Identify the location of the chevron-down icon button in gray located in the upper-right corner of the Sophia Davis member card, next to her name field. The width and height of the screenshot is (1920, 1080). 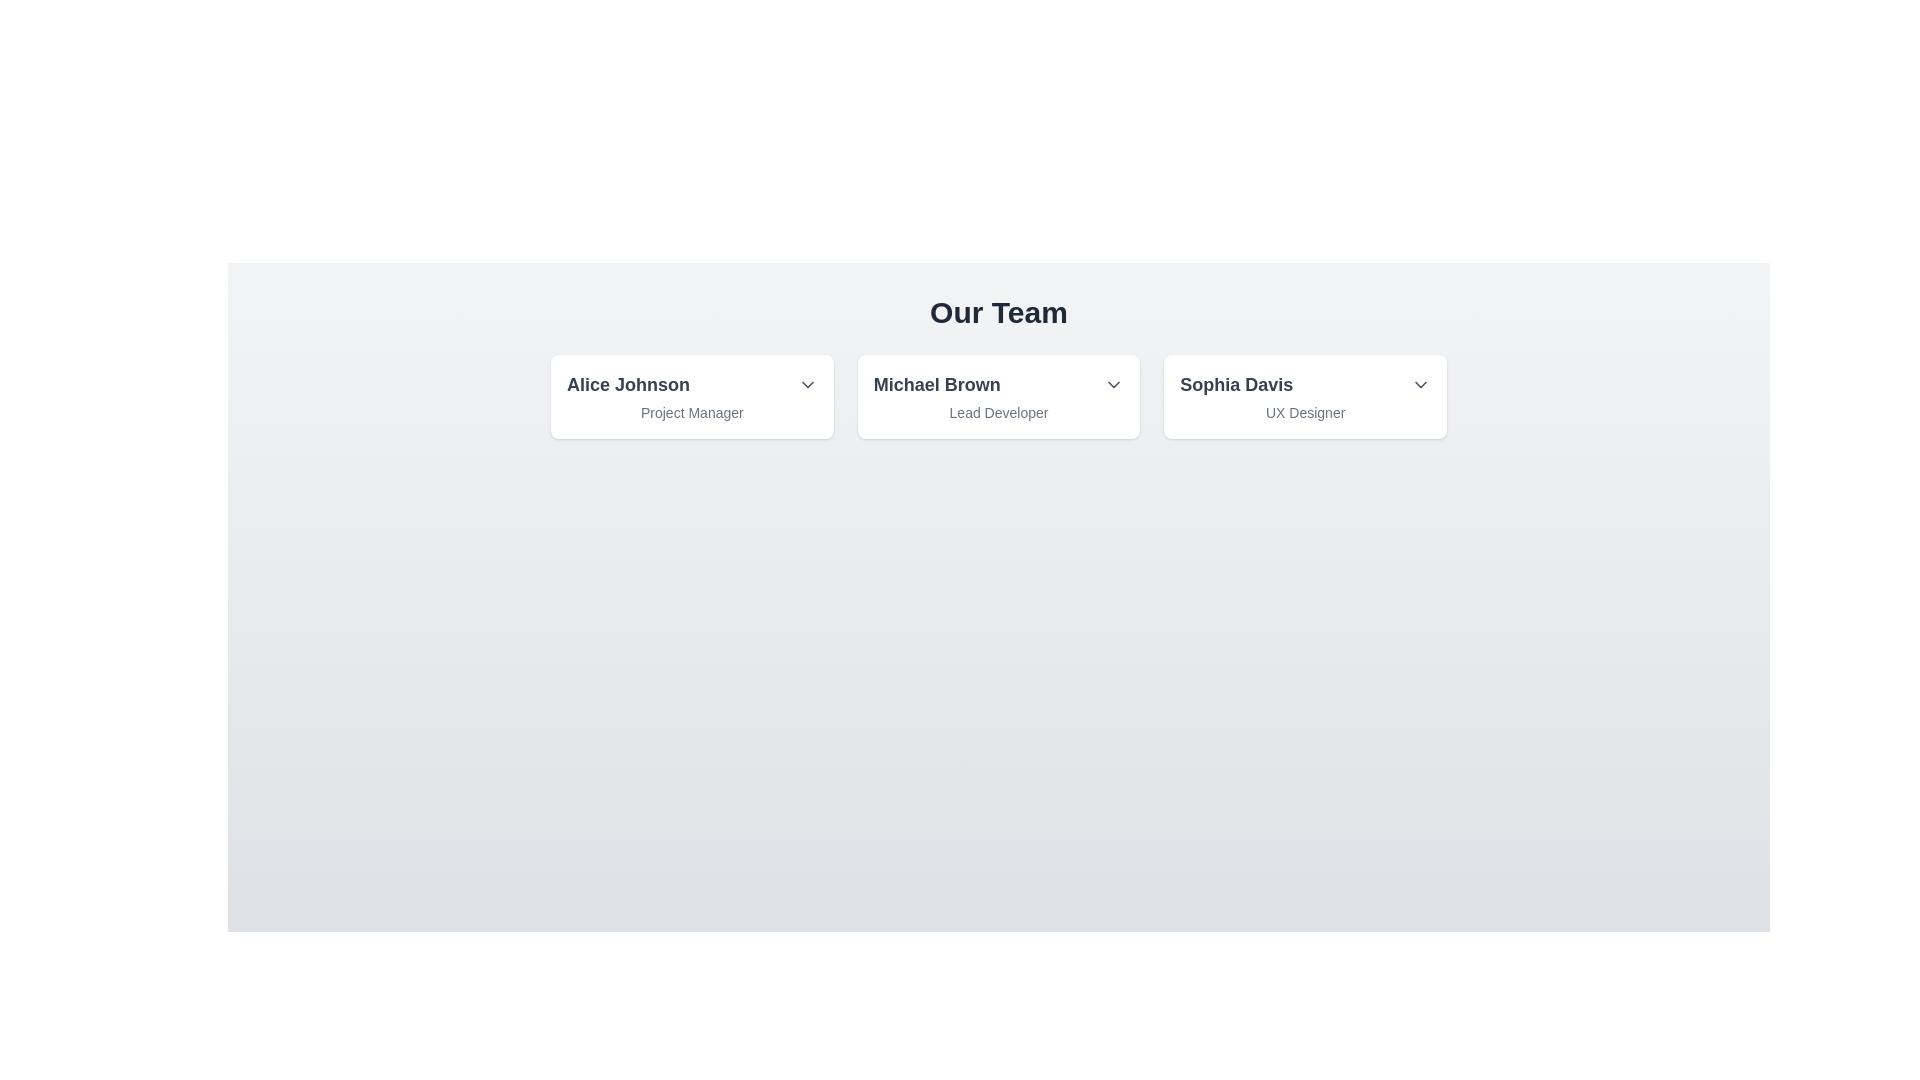
(1419, 385).